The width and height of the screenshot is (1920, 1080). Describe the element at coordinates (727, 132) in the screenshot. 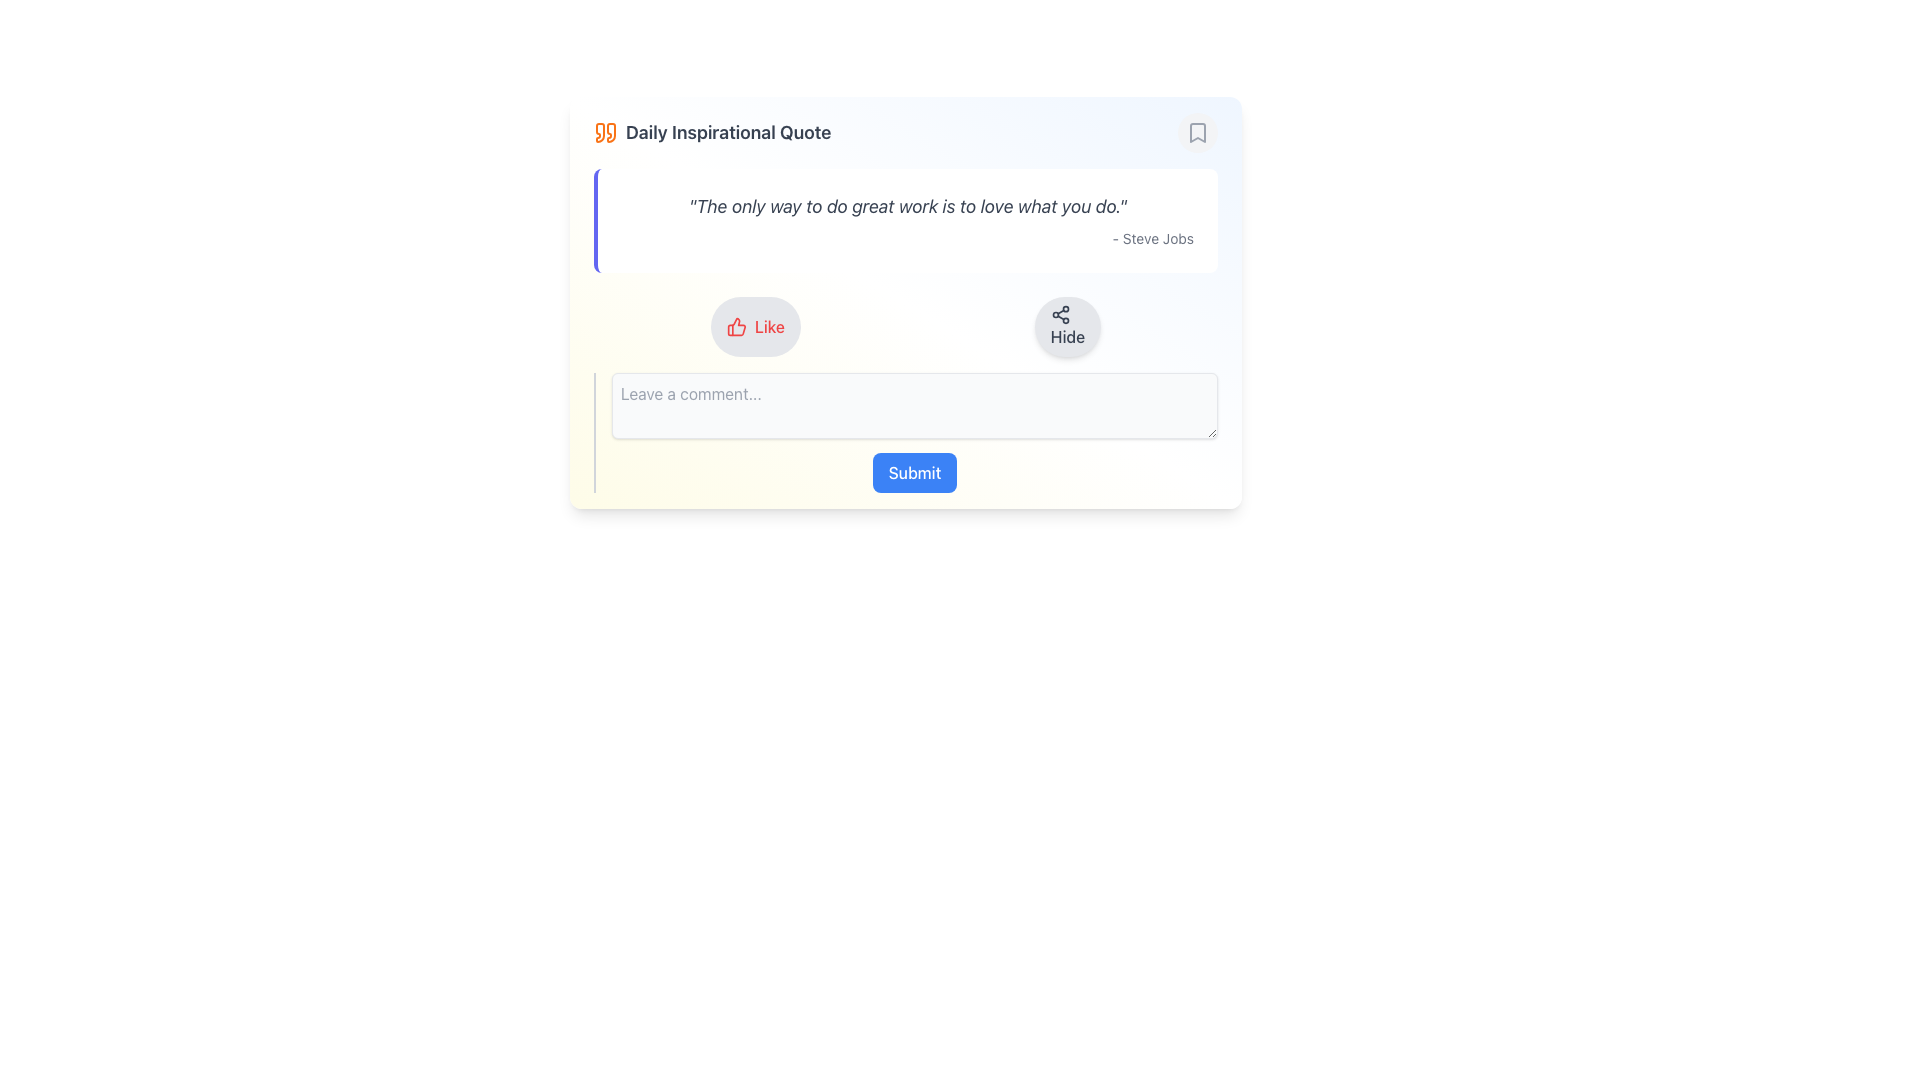

I see `the 'Daily Inspirational Quote' text label located at the top-left of the card, which is styled in bold and slightly larger font and preceded by an orange quotation icon` at that location.